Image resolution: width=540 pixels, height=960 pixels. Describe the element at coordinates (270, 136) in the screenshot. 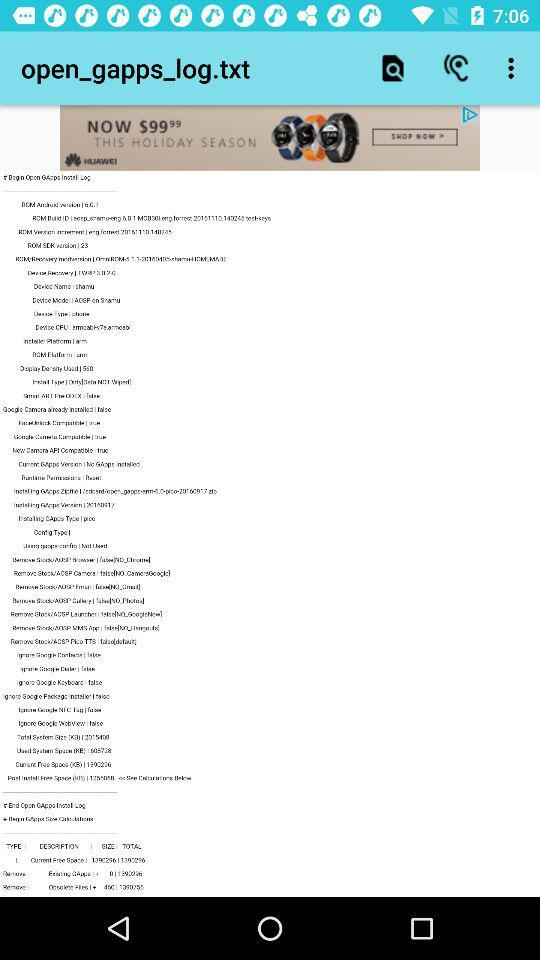

I see `click advertisement` at that location.